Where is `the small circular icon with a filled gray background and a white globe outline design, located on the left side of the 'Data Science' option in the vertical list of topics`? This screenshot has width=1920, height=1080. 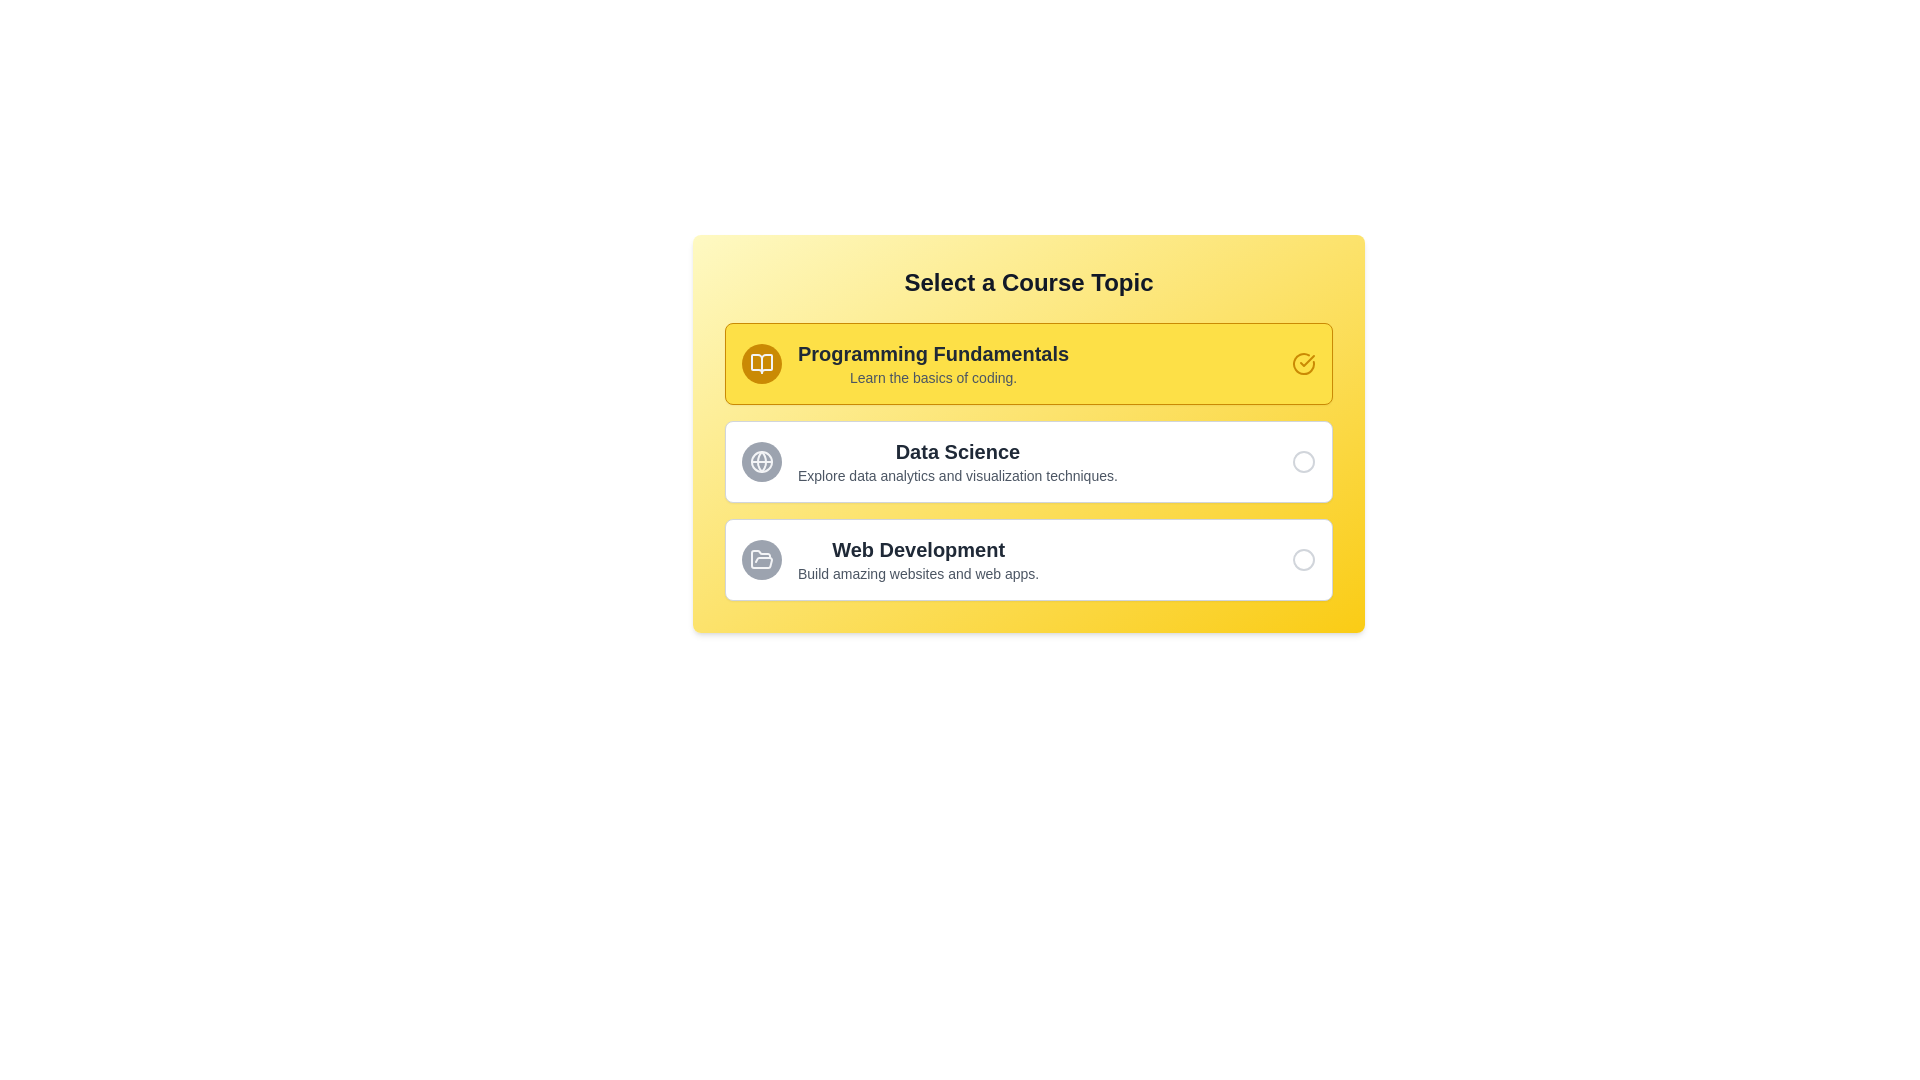
the small circular icon with a filled gray background and a white globe outline design, located on the left side of the 'Data Science' option in the vertical list of topics is located at coordinates (761, 462).